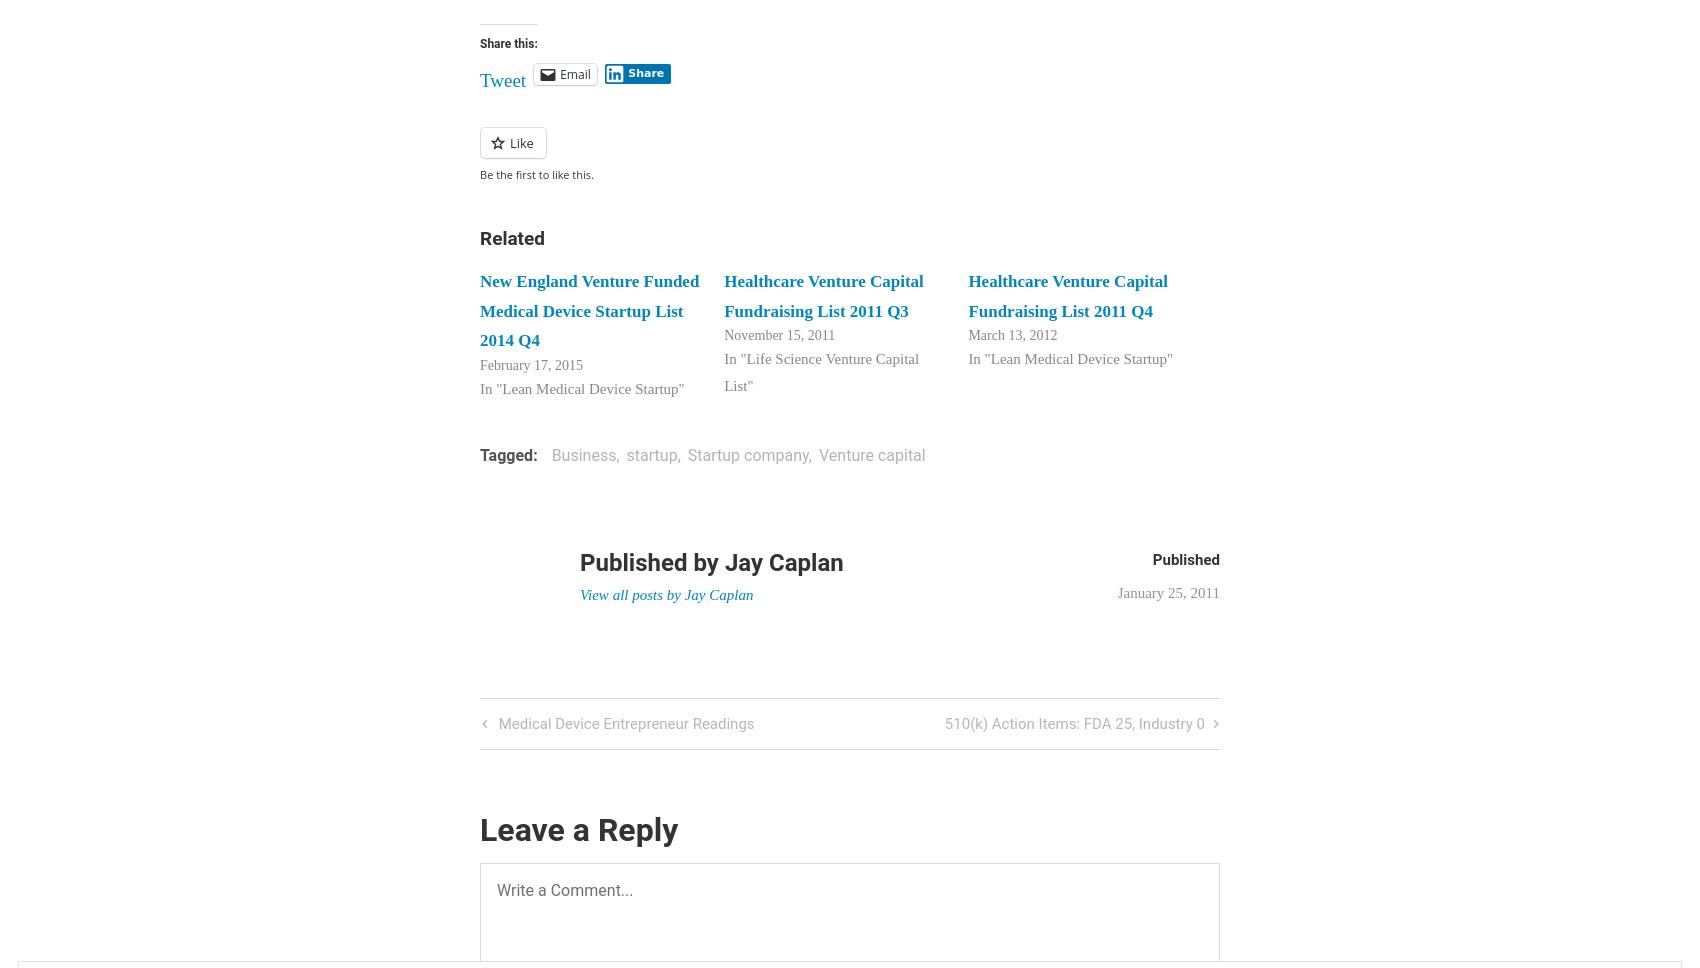 This screenshot has height=968, width=1700. Describe the element at coordinates (651, 561) in the screenshot. I see `'Published by'` at that location.